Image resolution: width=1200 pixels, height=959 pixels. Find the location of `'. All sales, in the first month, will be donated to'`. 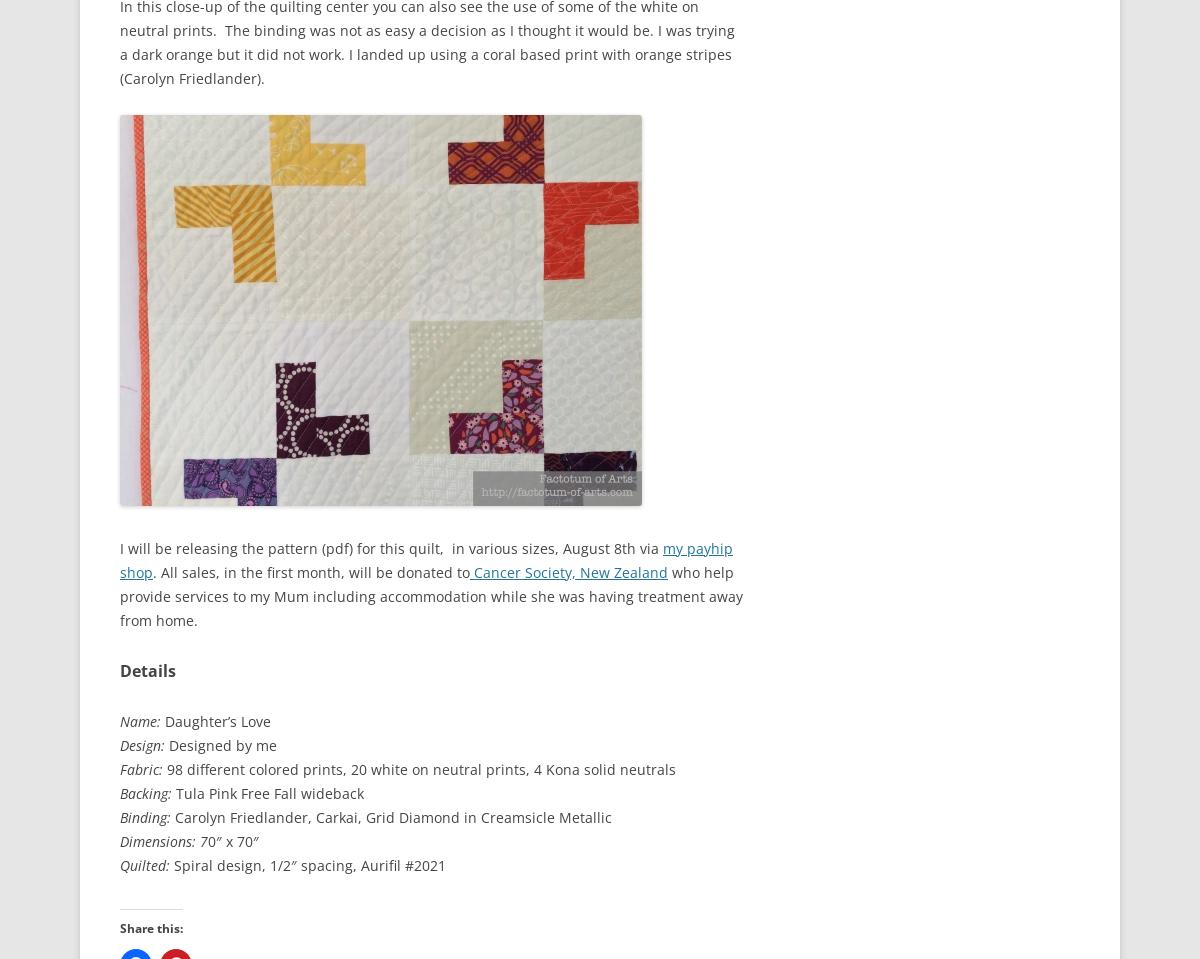

'. All sales, in the first month, will be donated to' is located at coordinates (152, 570).